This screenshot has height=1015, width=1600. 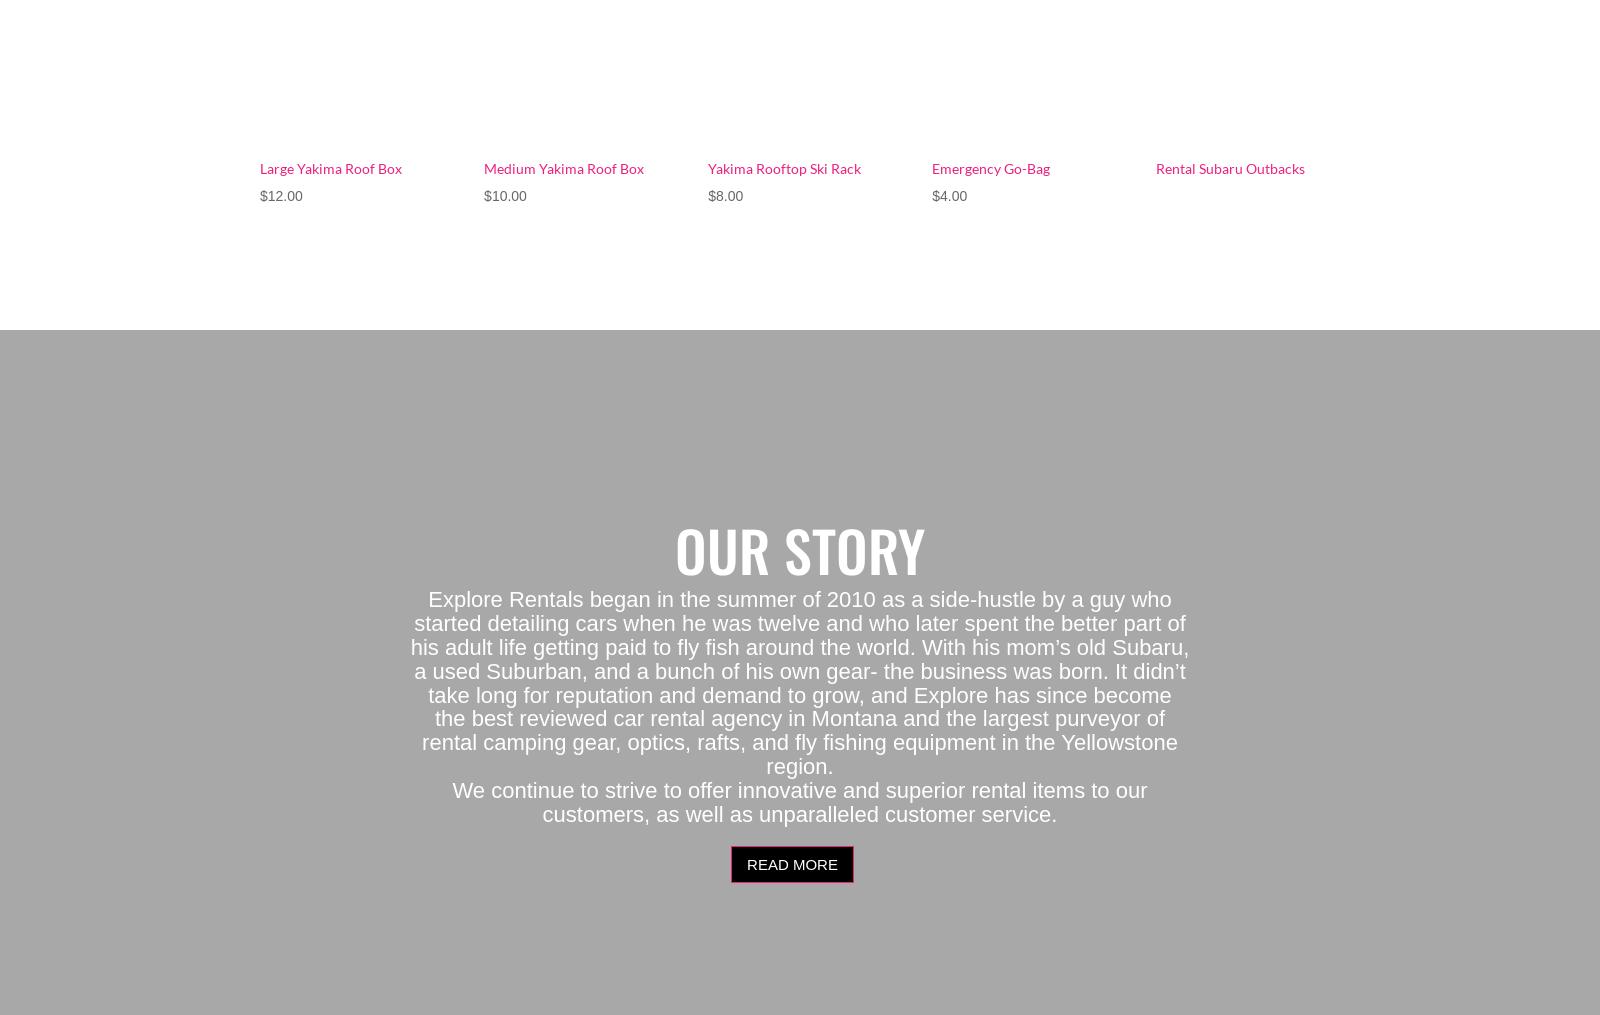 What do you see at coordinates (990, 166) in the screenshot?
I see `'Emergency Go-Bag'` at bounding box center [990, 166].